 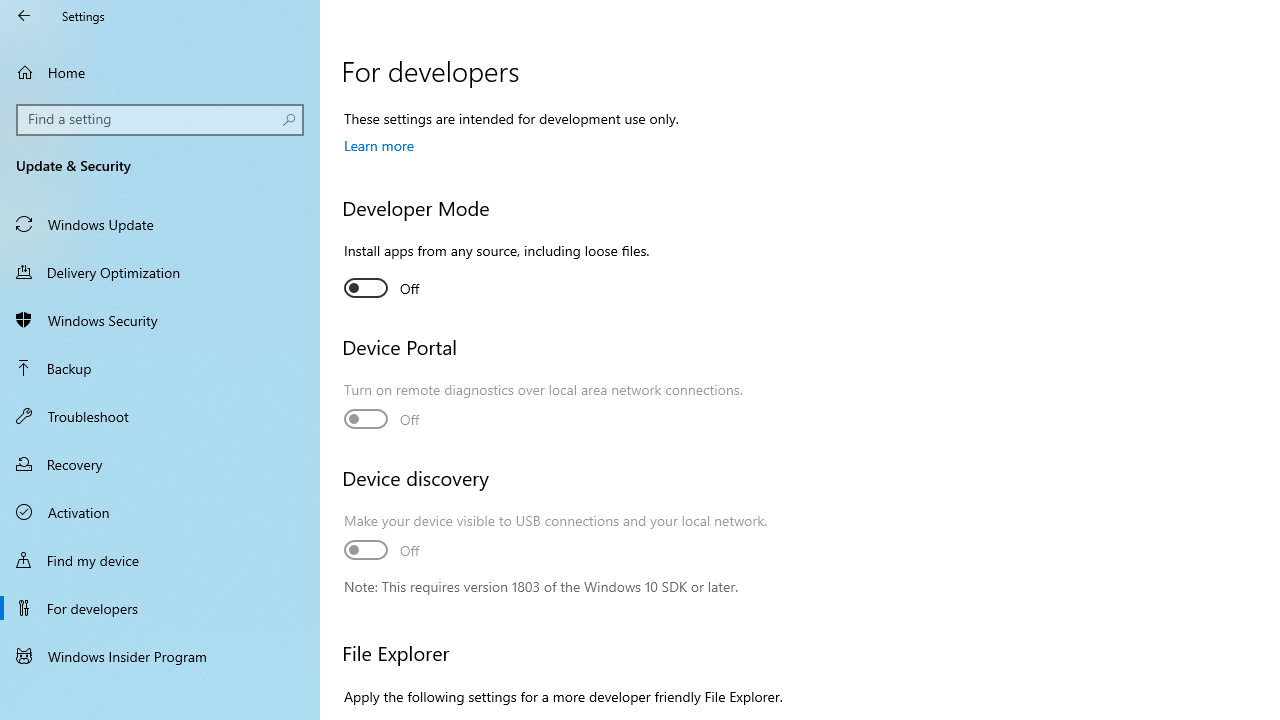 What do you see at coordinates (160, 319) in the screenshot?
I see `'Windows Security'` at bounding box center [160, 319].